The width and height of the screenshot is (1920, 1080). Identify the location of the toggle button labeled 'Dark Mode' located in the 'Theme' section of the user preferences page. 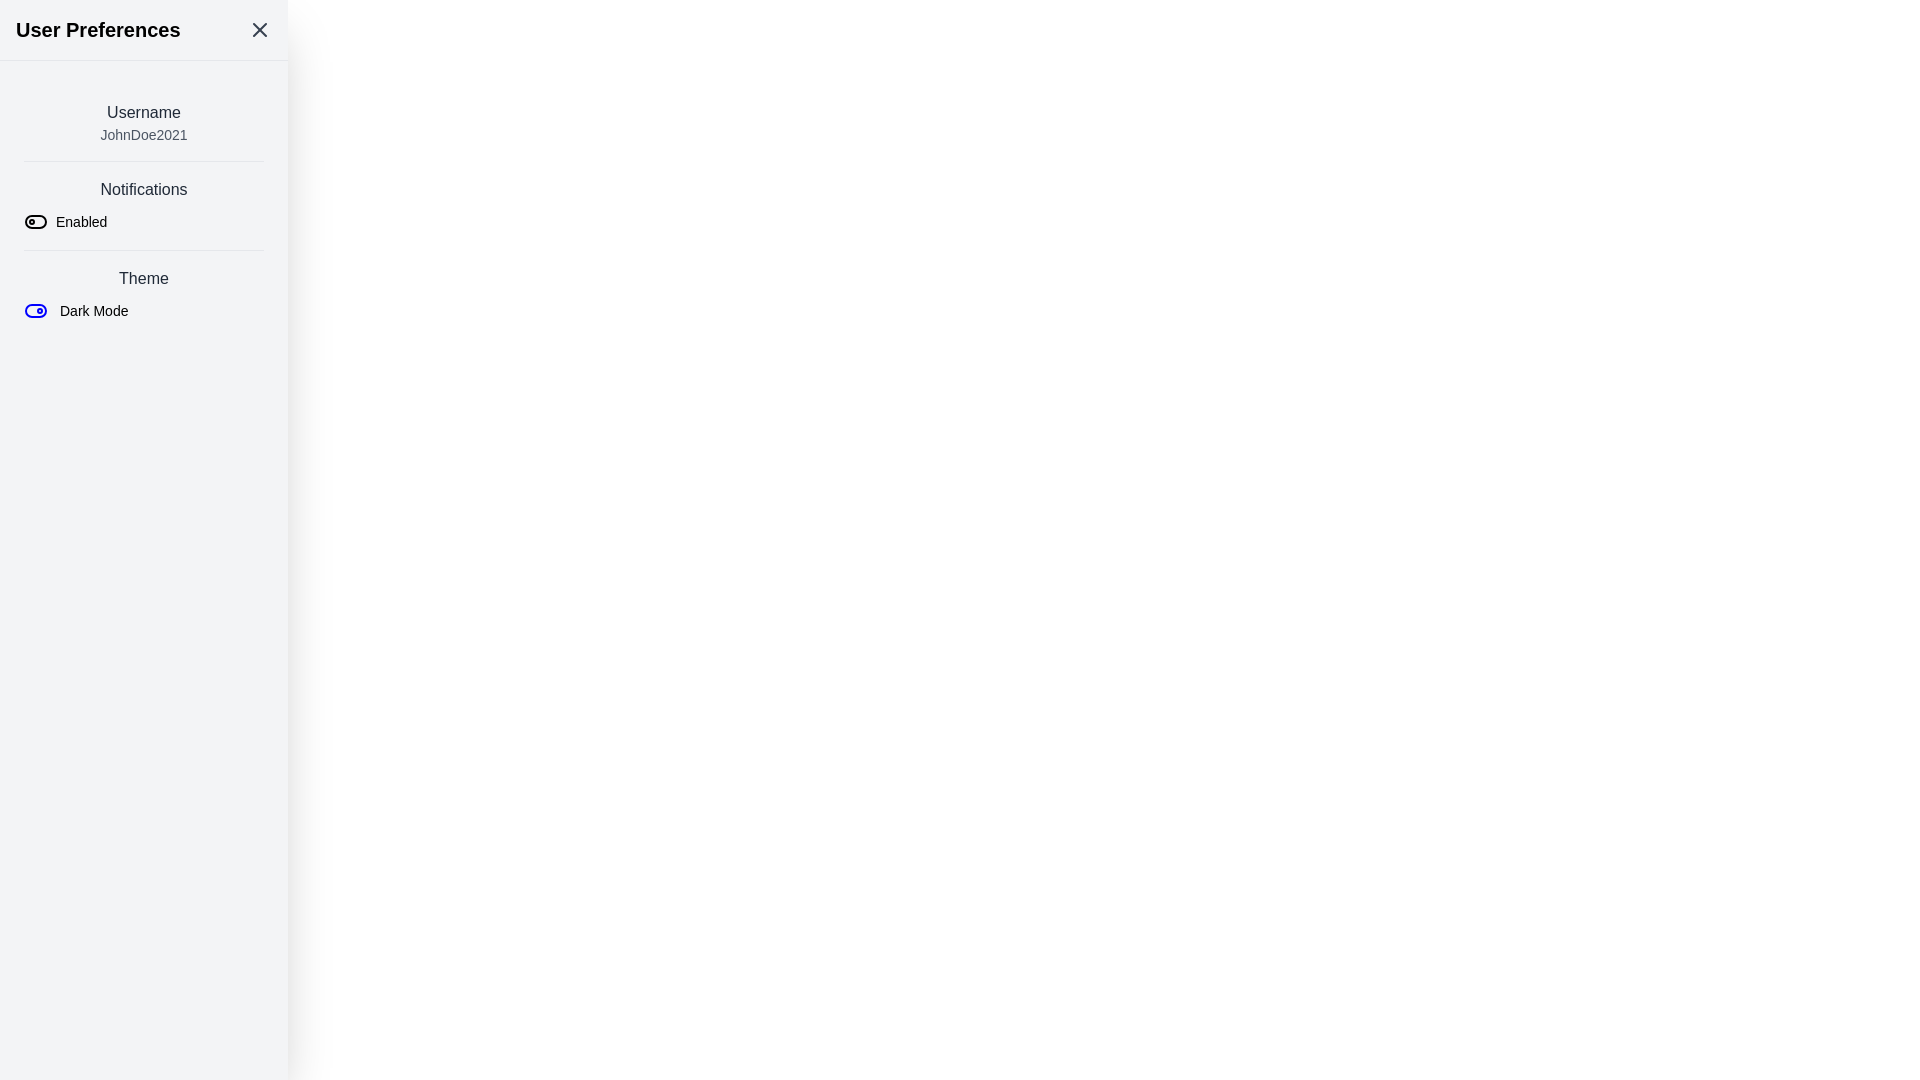
(143, 311).